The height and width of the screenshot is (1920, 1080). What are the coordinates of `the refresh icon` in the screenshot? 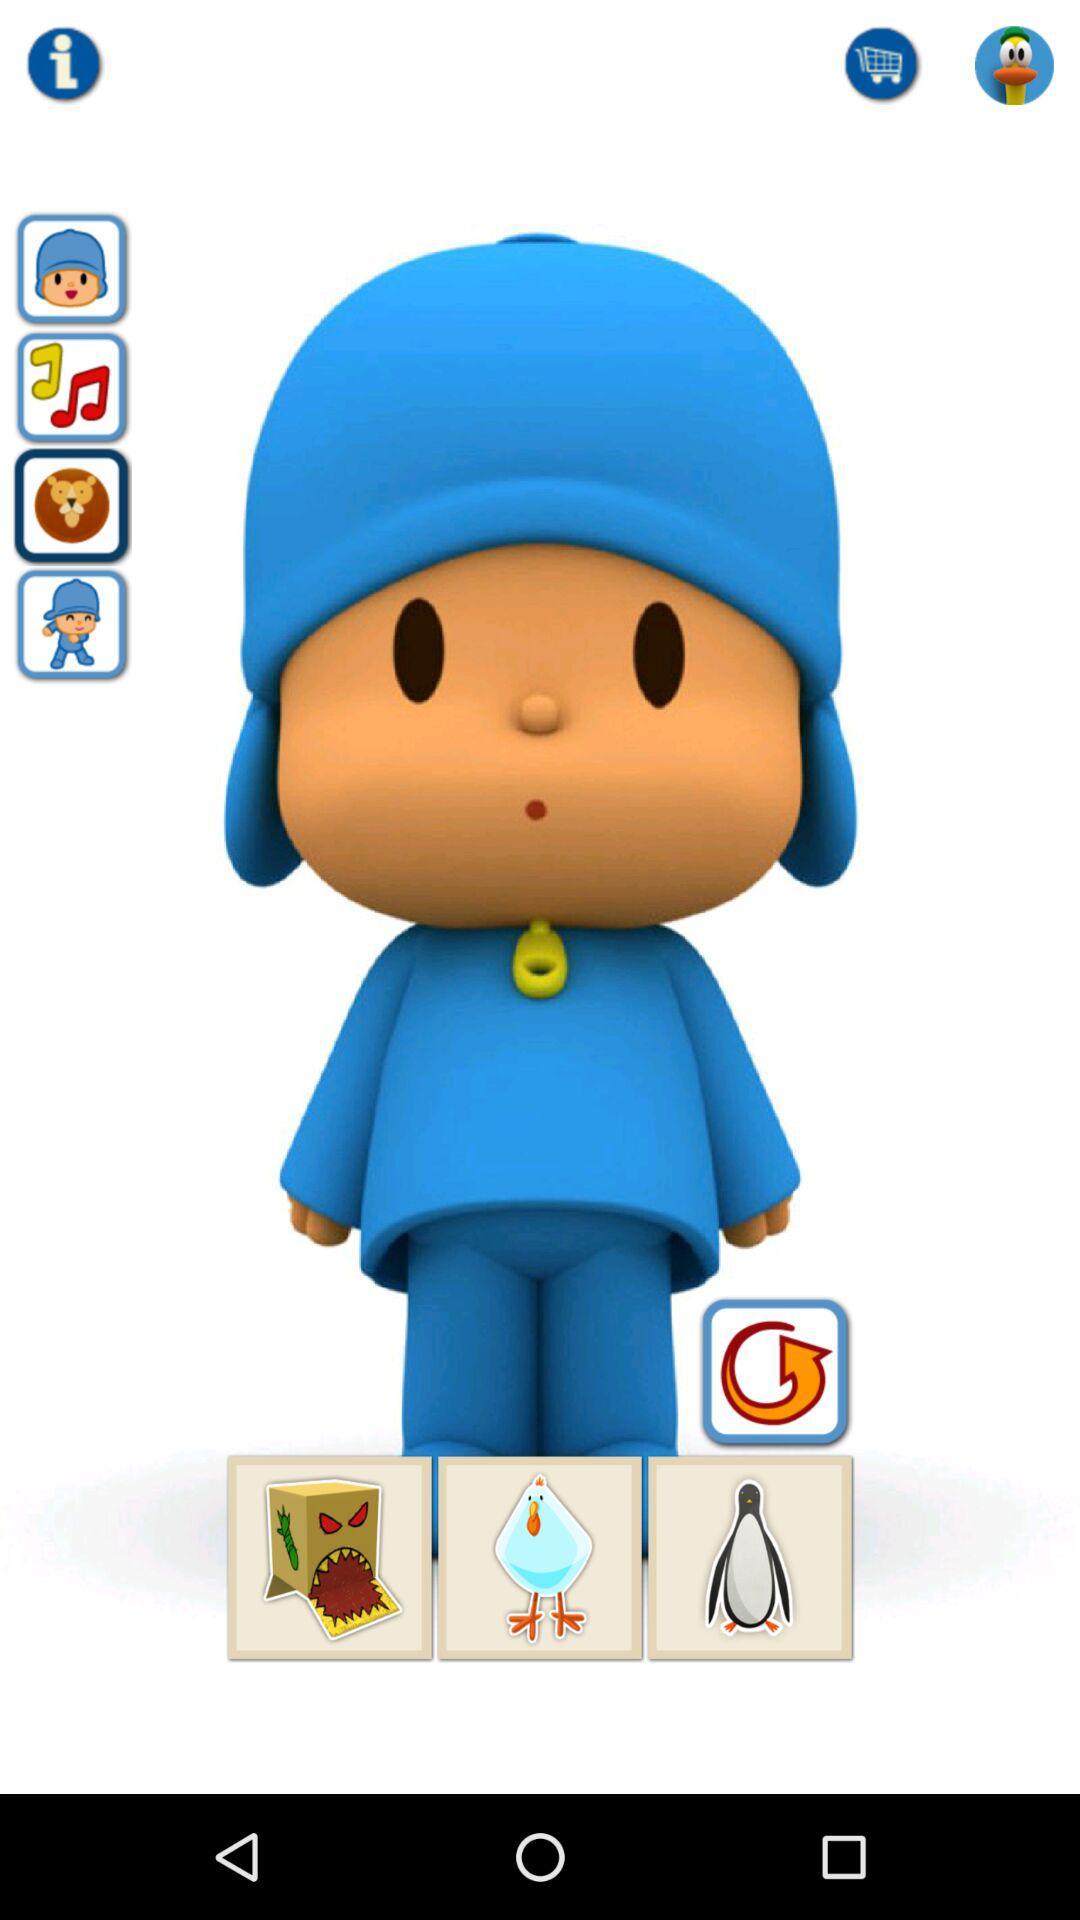 It's located at (775, 1470).